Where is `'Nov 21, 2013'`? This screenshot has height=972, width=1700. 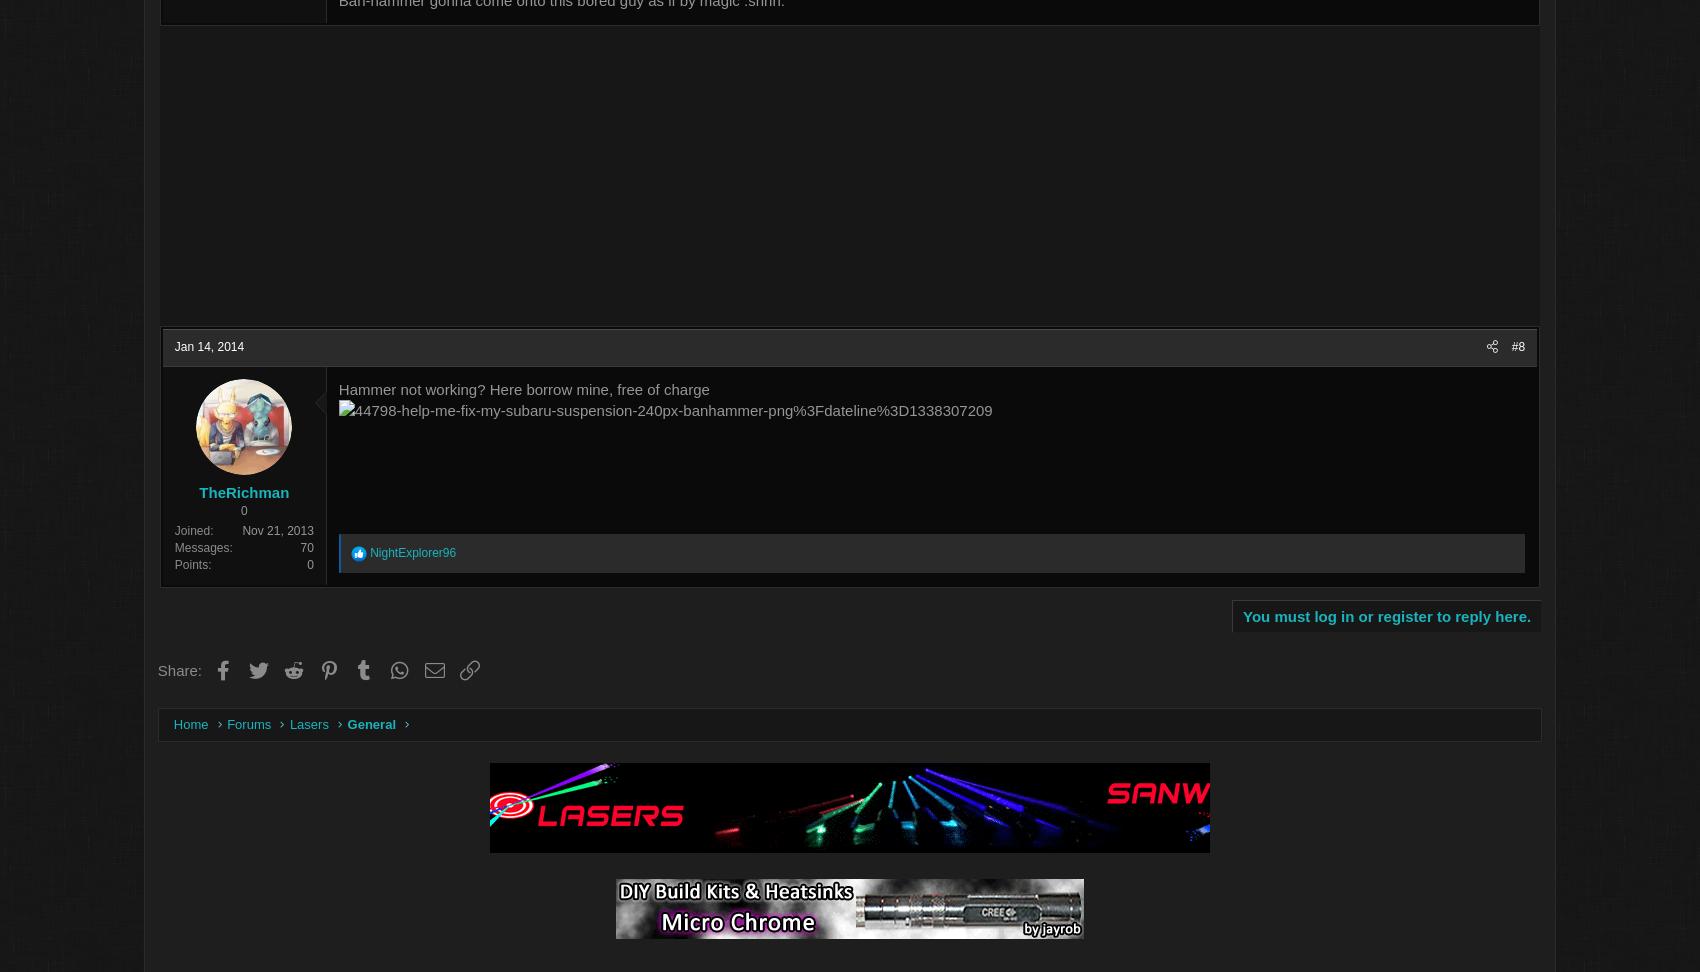
'Nov 21, 2013' is located at coordinates (385, 533).